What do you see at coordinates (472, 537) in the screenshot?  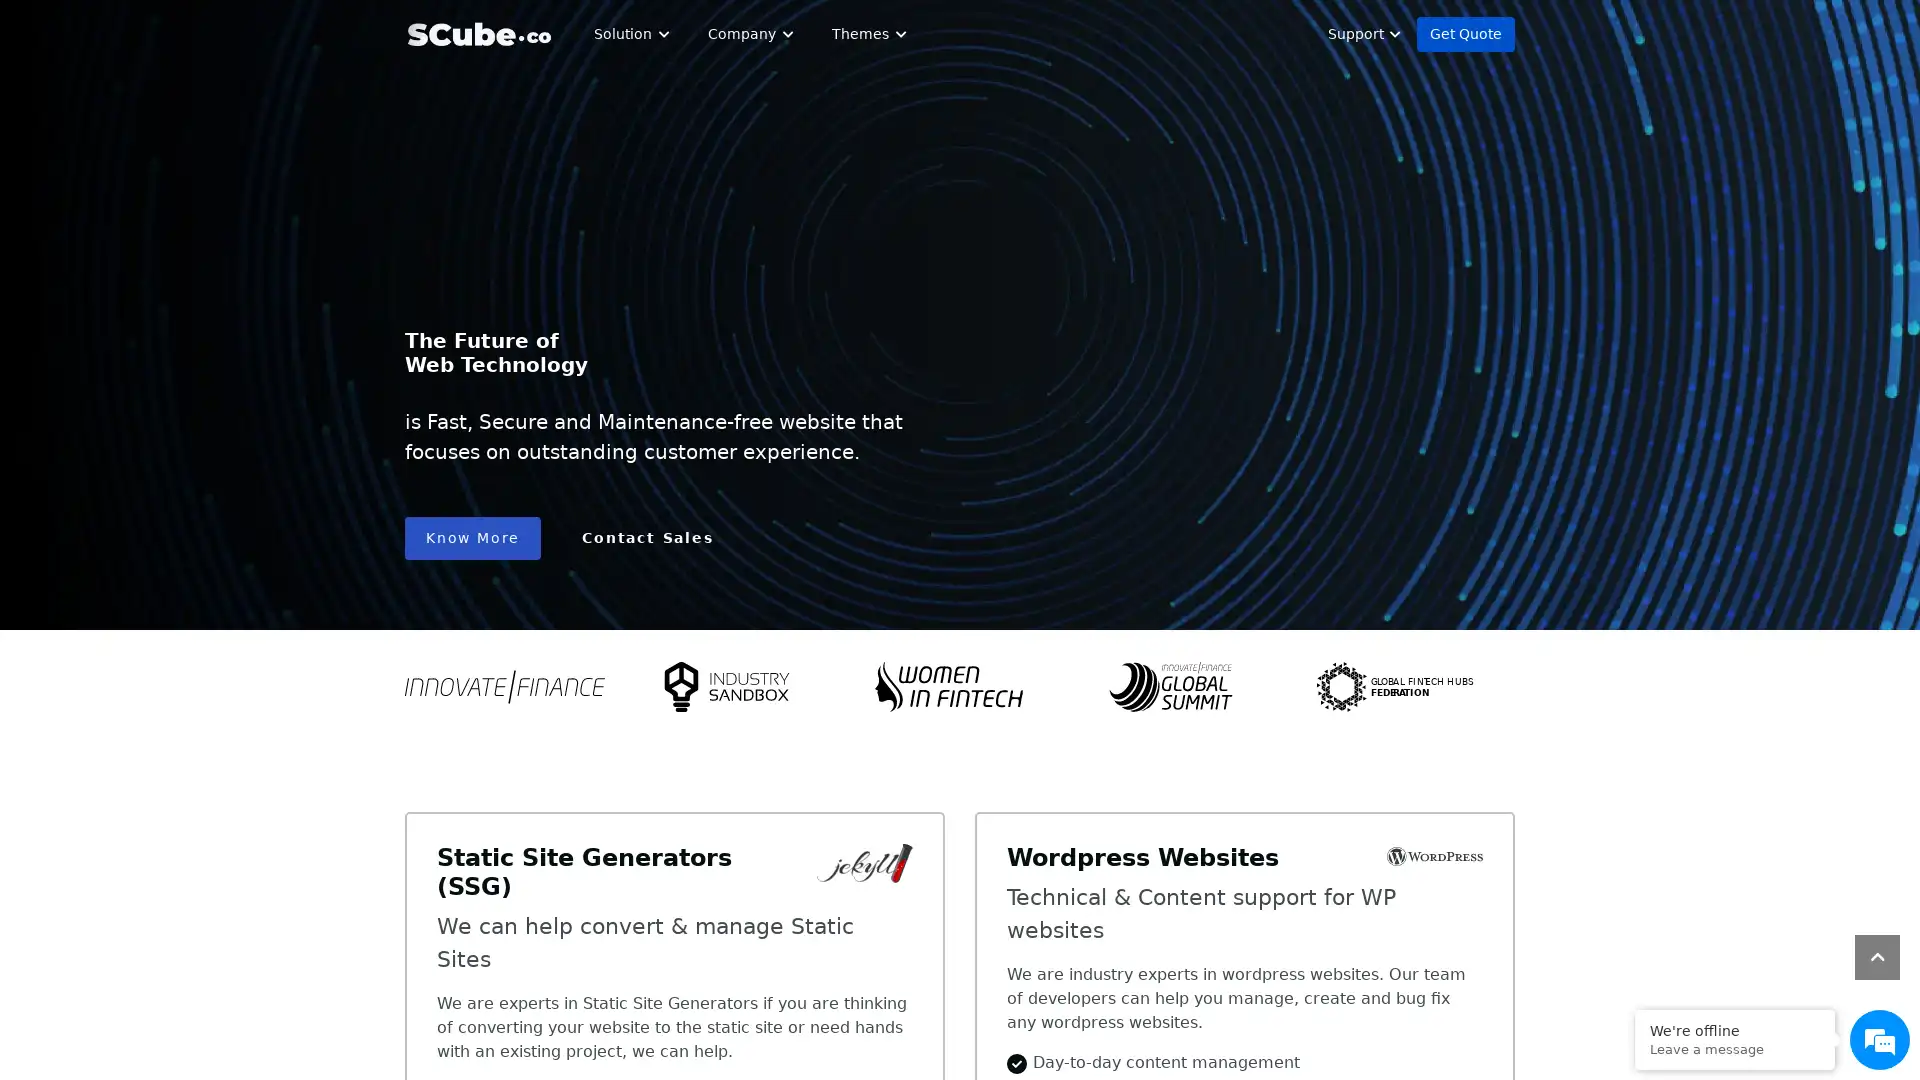 I see `Know More` at bounding box center [472, 537].